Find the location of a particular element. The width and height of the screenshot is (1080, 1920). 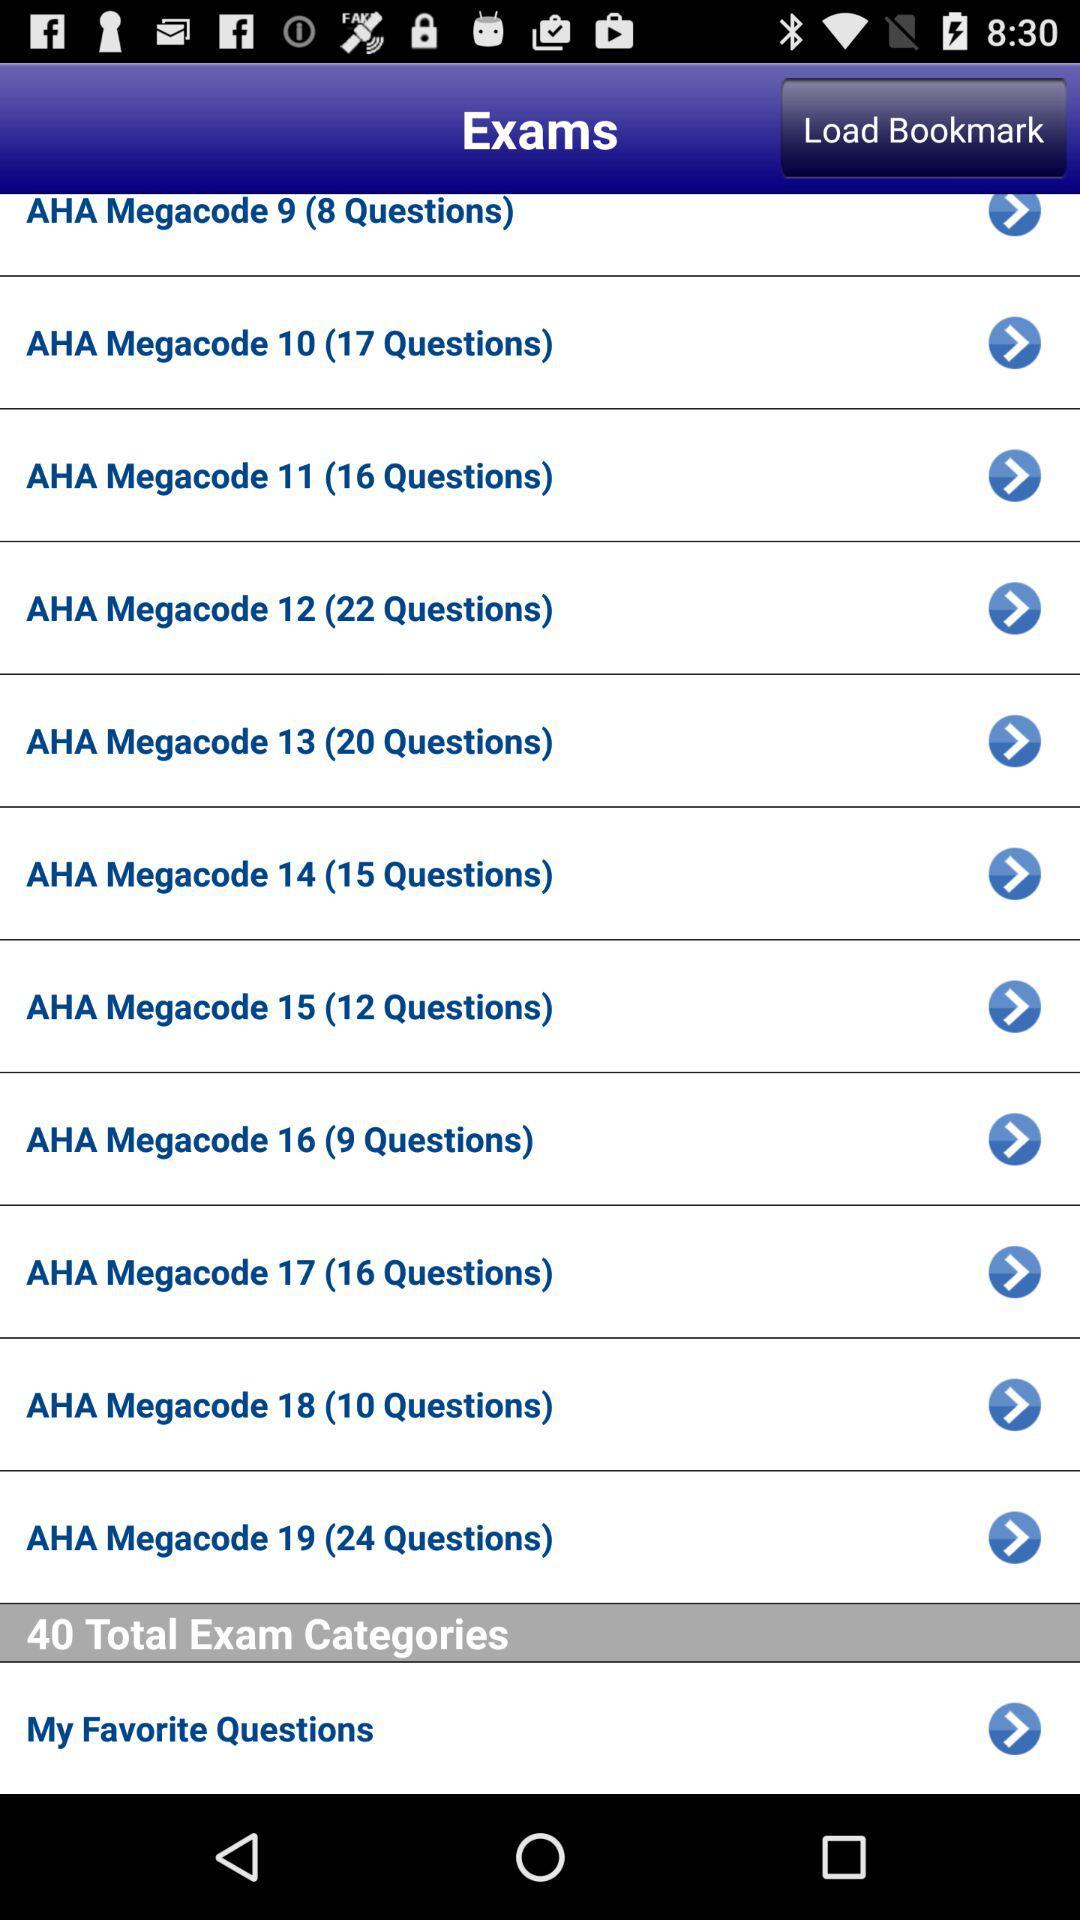

the 40 total exam icon is located at coordinates (553, 1632).